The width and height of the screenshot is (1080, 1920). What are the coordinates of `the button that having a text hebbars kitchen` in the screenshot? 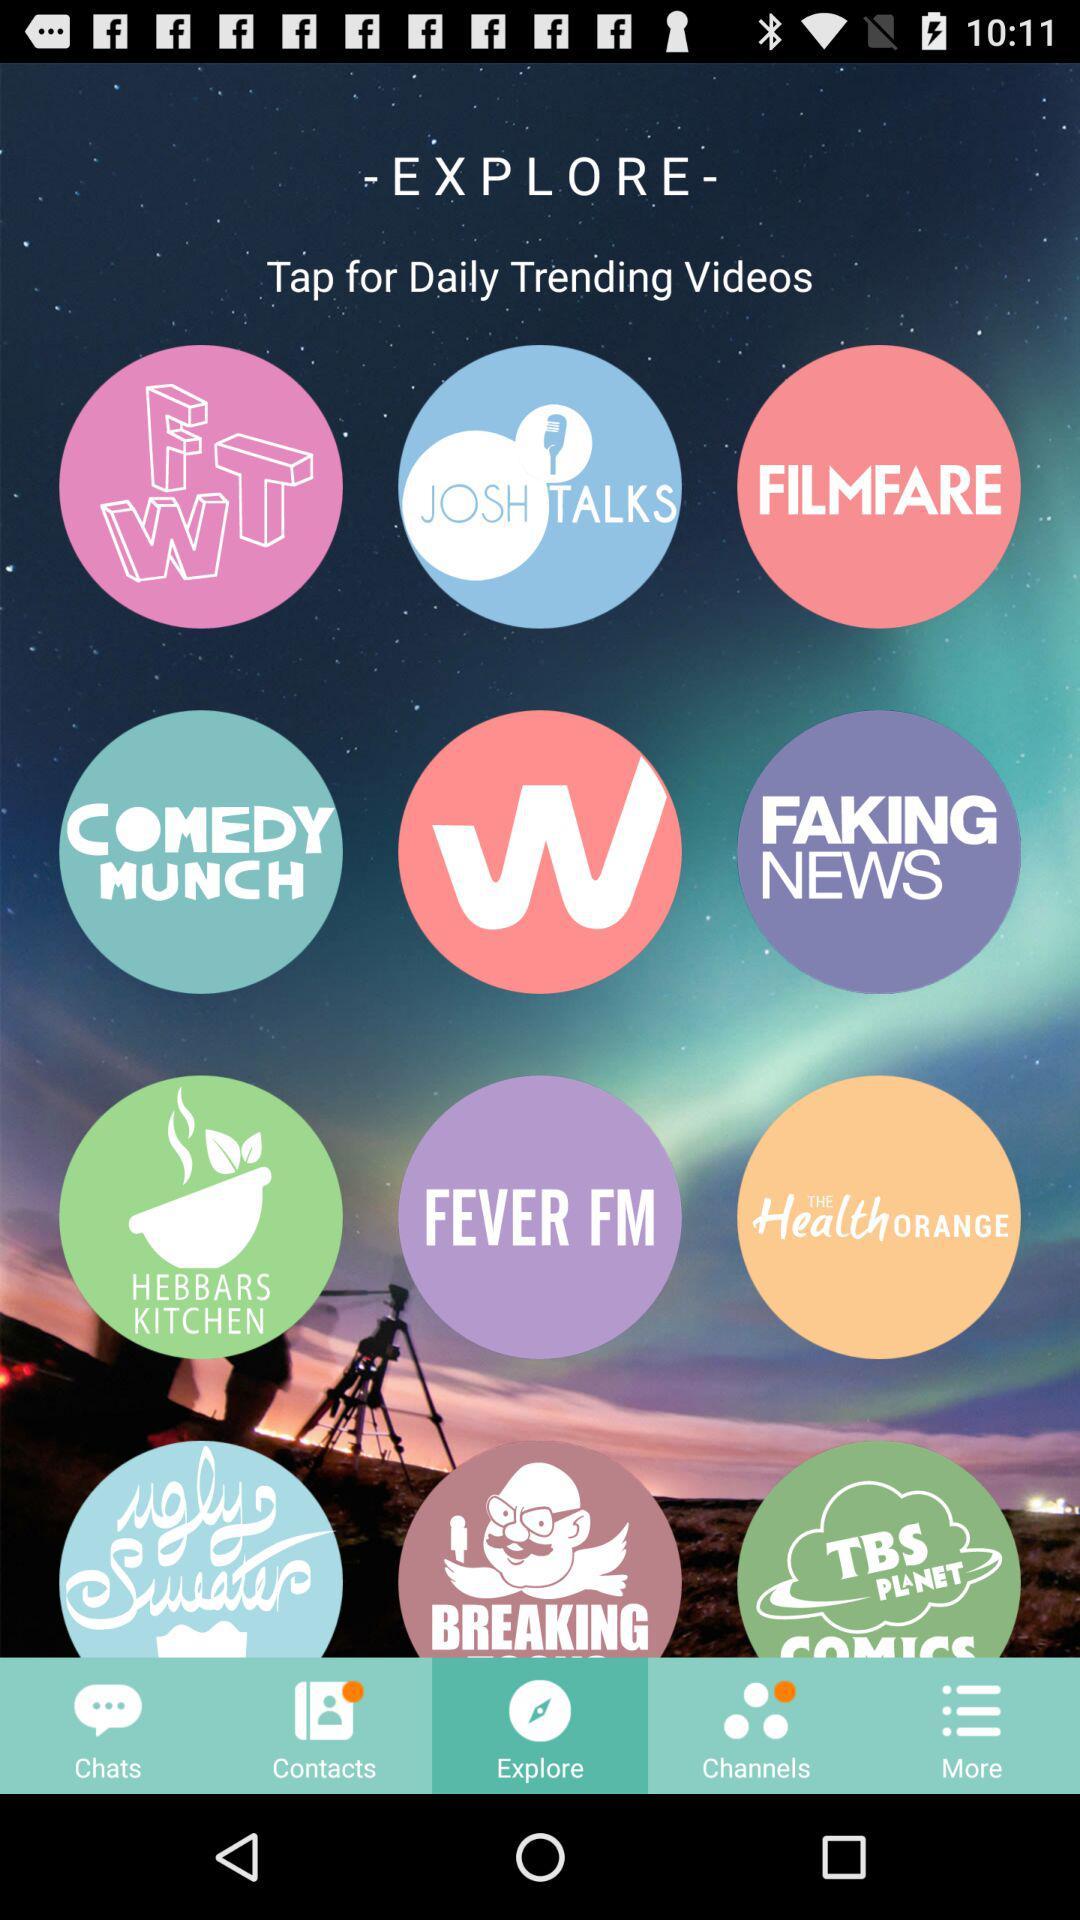 It's located at (200, 1216).